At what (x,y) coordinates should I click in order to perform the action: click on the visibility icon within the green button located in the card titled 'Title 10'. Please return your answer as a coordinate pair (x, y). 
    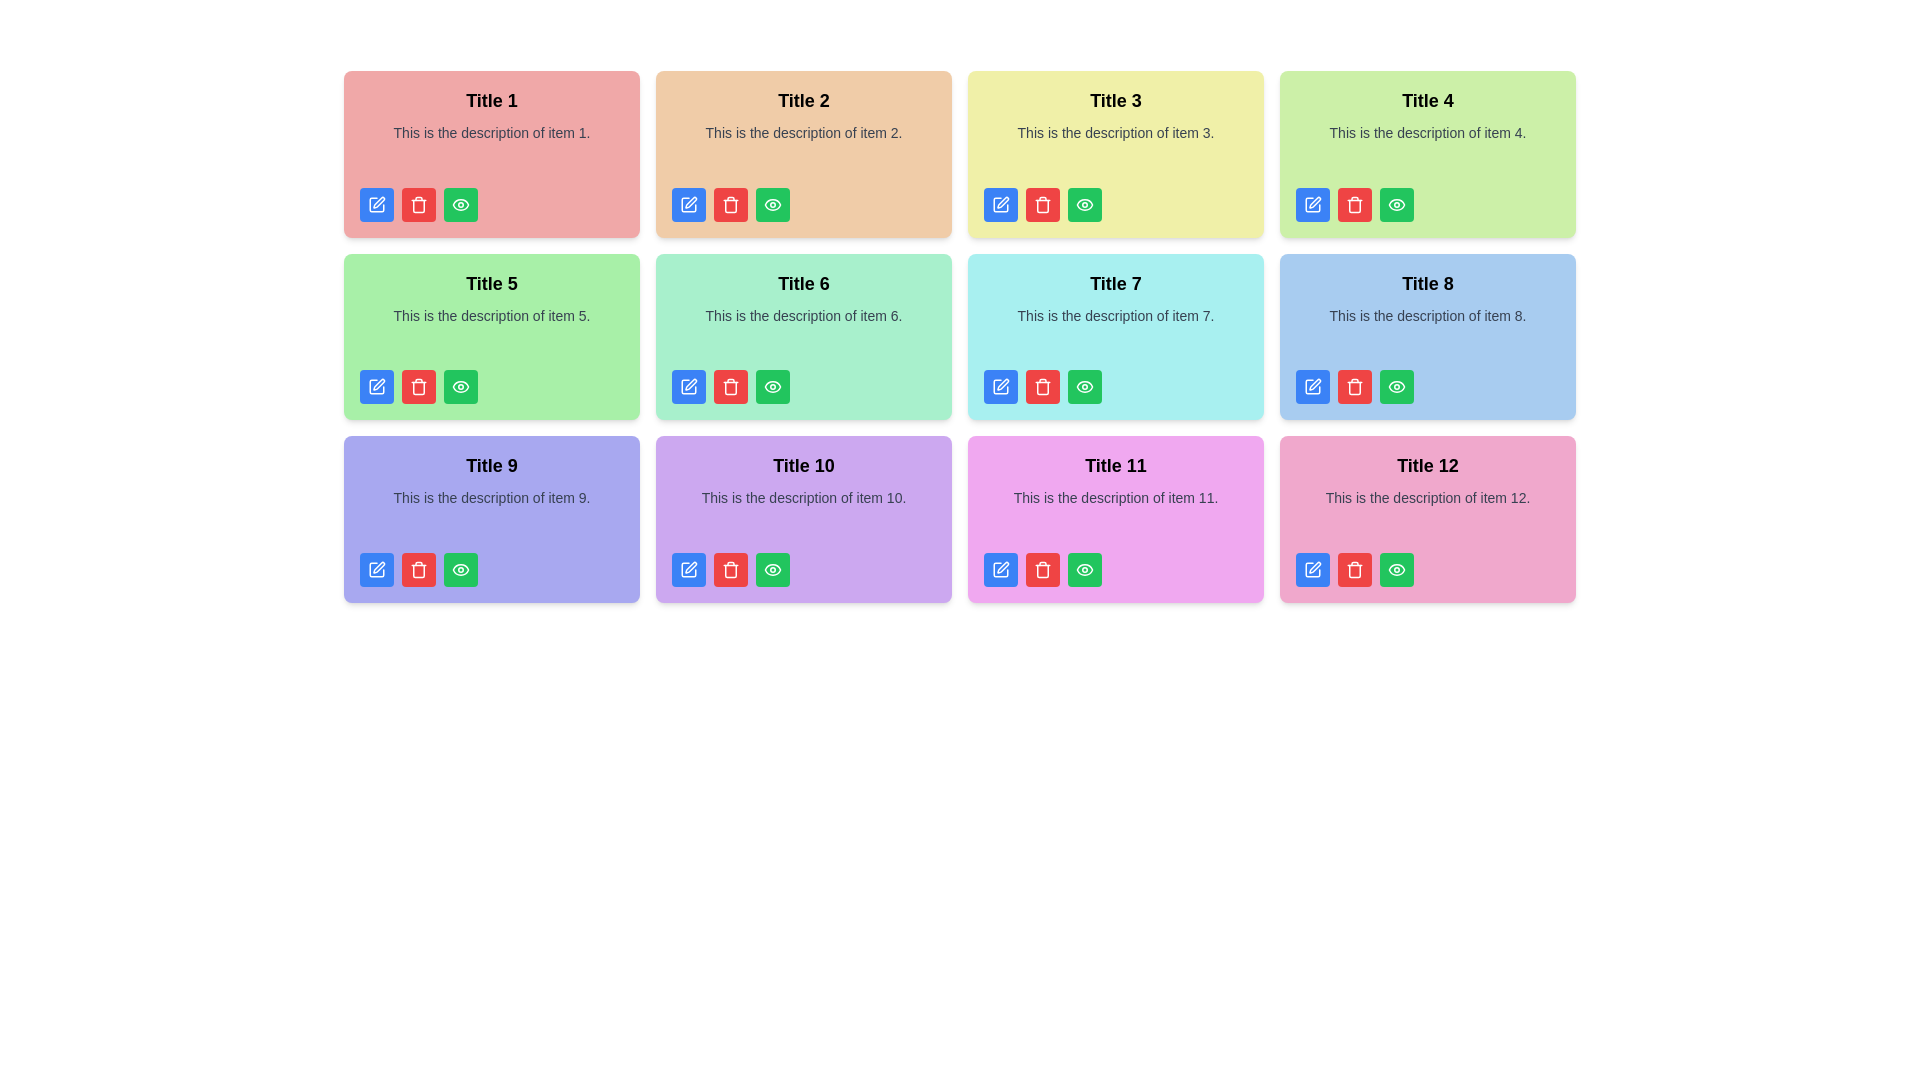
    Looking at the image, I should click on (771, 569).